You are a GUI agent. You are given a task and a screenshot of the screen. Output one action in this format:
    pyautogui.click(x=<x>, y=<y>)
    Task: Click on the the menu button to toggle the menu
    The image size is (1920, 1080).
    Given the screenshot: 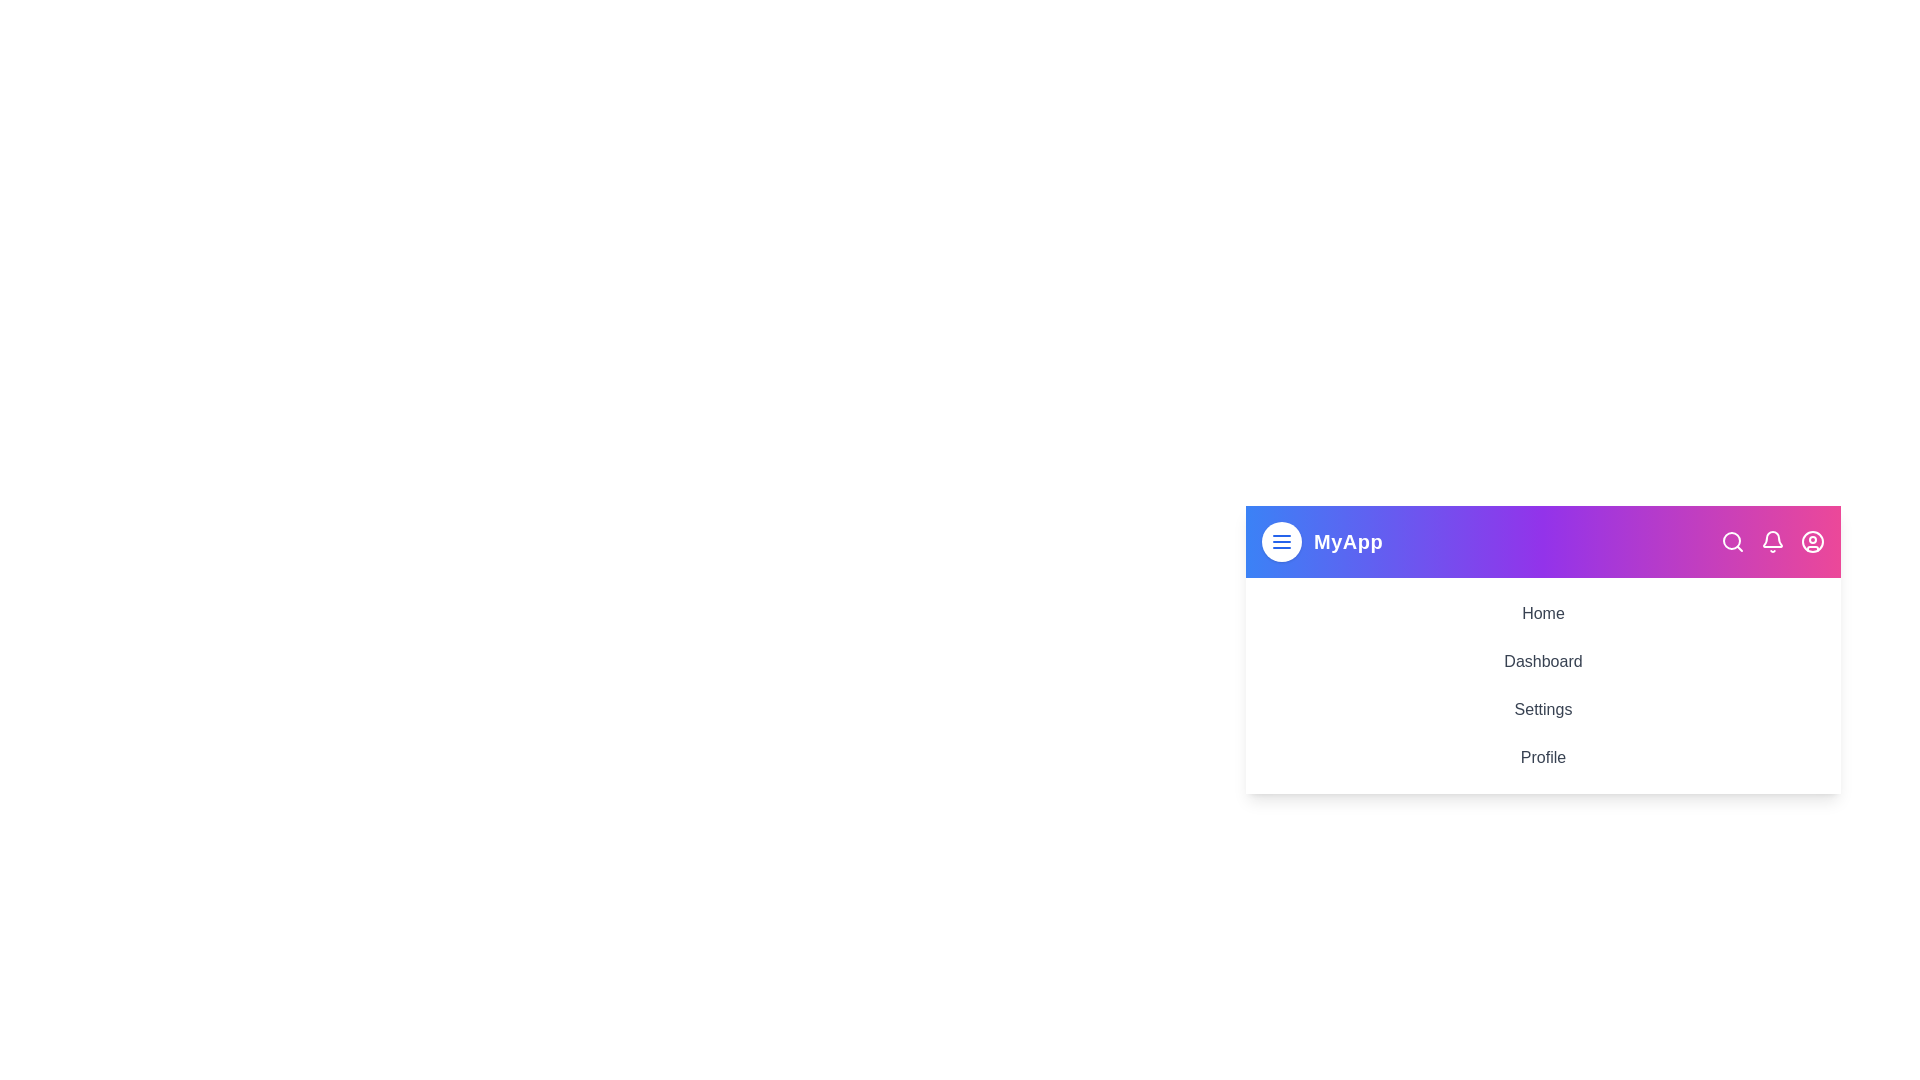 What is the action you would take?
    pyautogui.click(x=1281, y=542)
    